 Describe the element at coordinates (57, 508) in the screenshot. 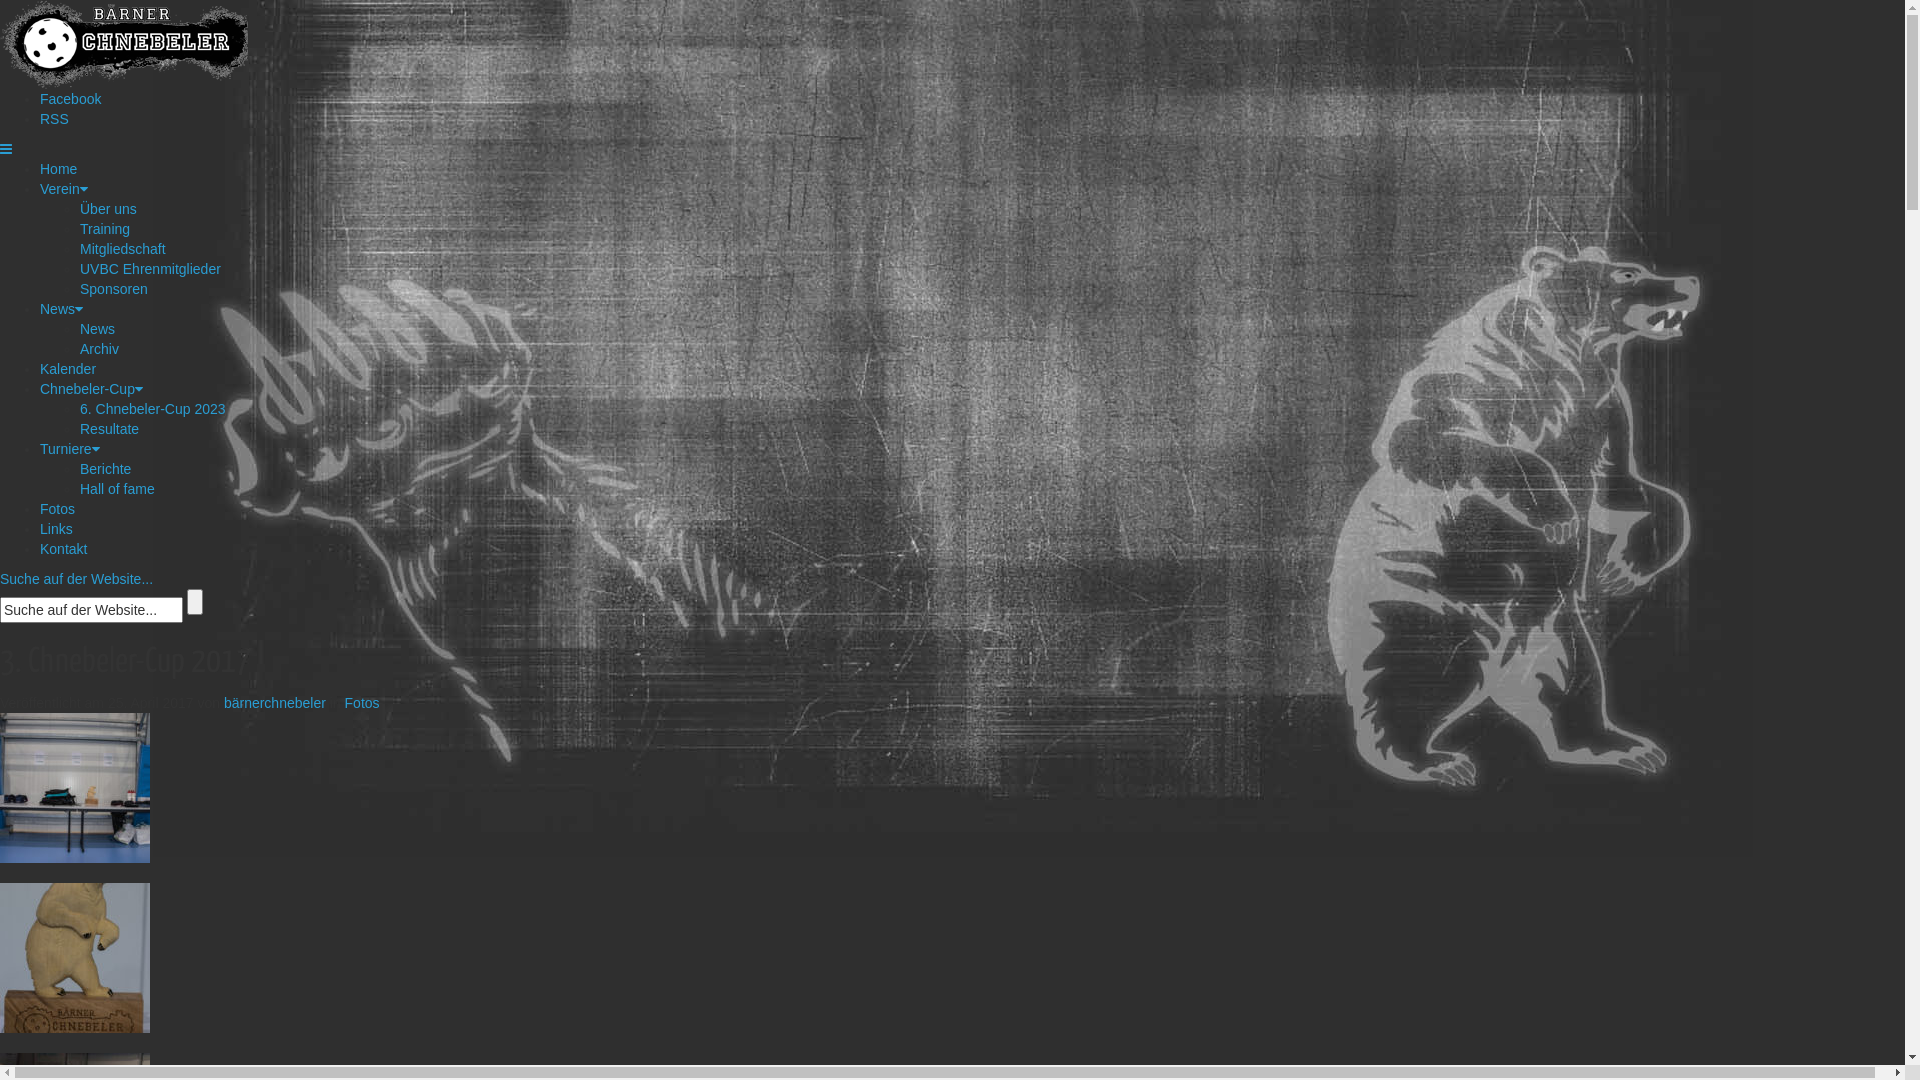

I see `'Fotos'` at that location.